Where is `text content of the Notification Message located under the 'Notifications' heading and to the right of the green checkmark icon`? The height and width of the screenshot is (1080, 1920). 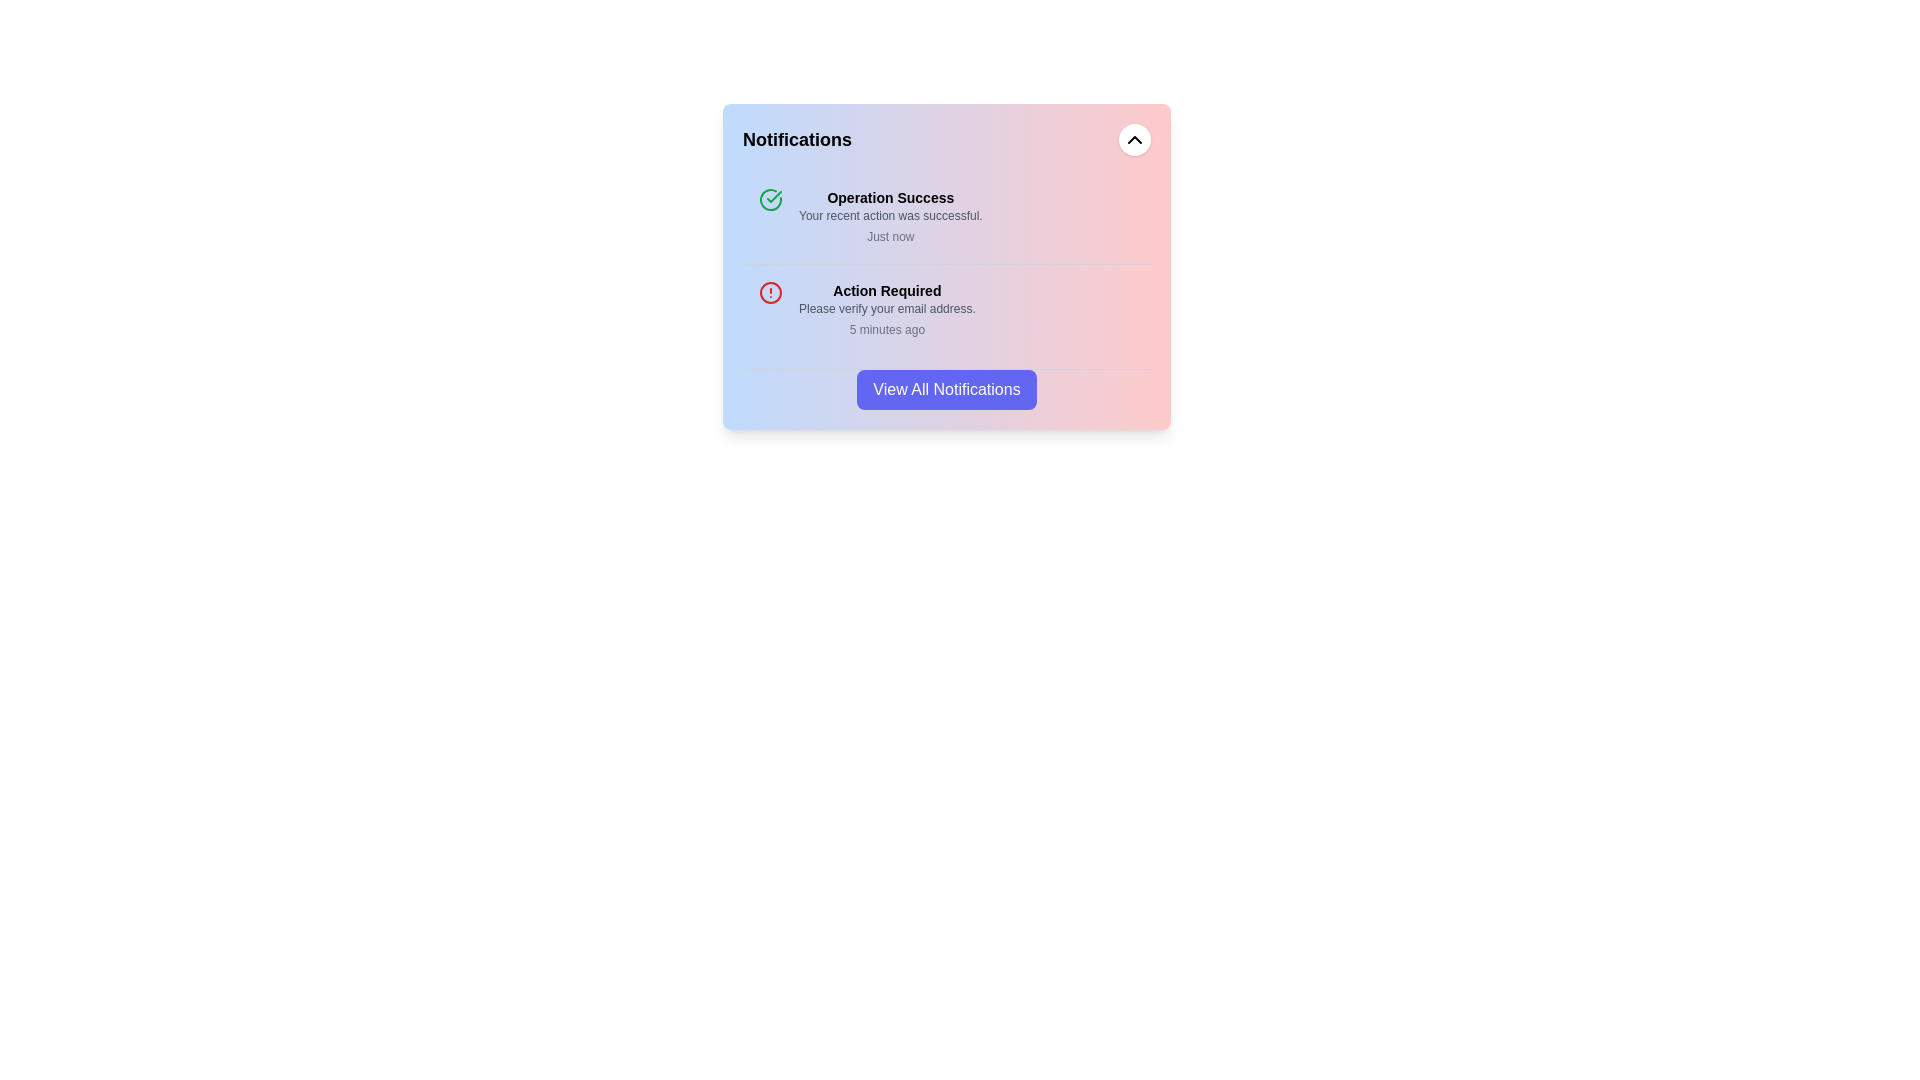
text content of the Notification Message located under the 'Notifications' heading and to the right of the green checkmark icon is located at coordinates (889, 218).